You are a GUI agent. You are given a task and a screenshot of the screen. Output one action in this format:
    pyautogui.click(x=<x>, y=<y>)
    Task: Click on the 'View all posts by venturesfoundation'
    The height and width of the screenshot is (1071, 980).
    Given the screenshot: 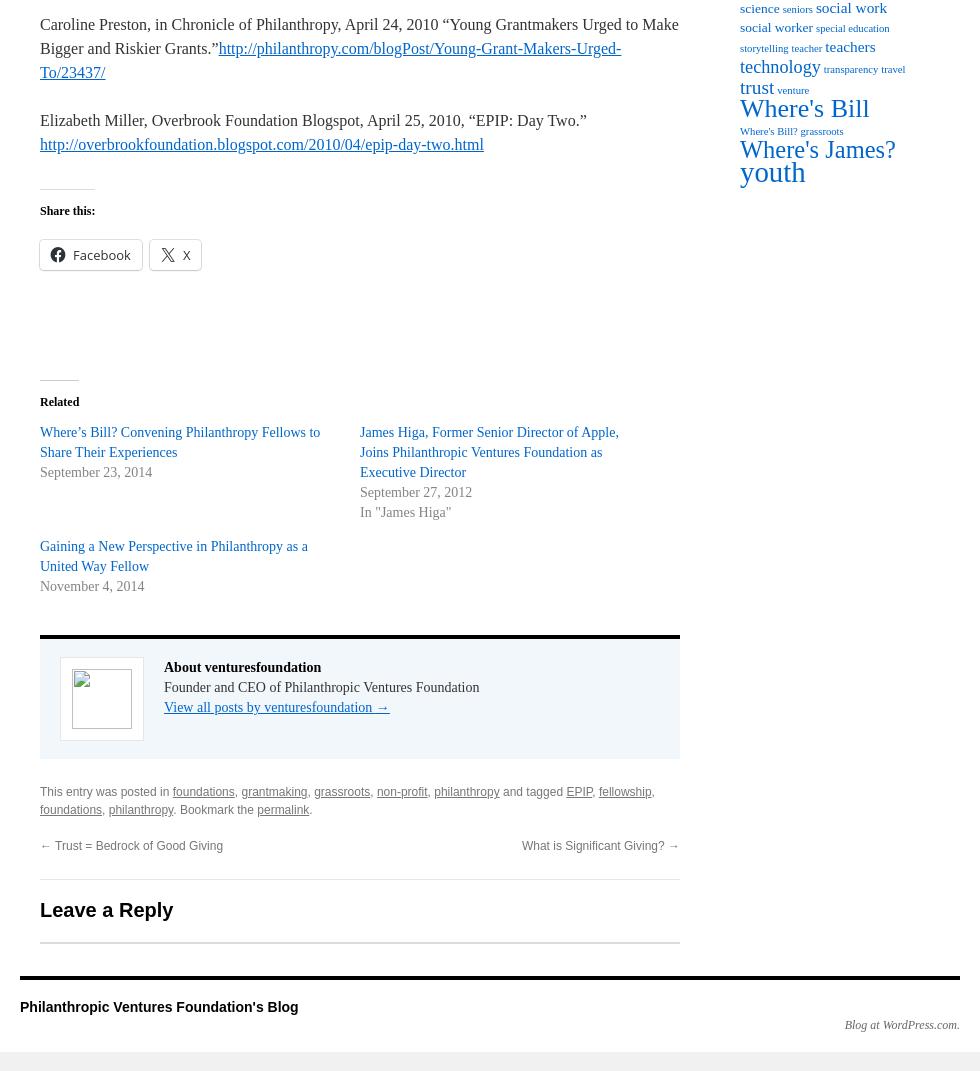 What is the action you would take?
    pyautogui.click(x=163, y=707)
    